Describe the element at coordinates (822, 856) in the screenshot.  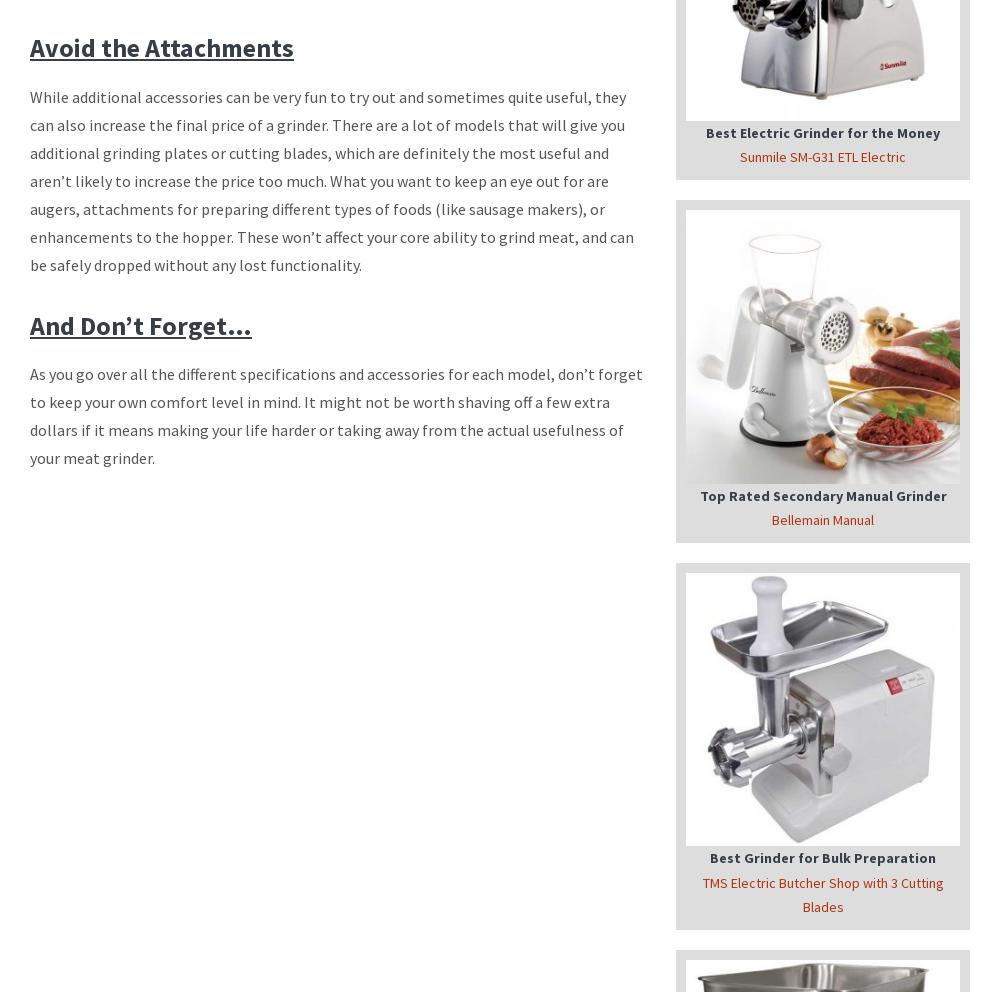
I see `'Best Grinder for Bulk Preparation'` at that location.